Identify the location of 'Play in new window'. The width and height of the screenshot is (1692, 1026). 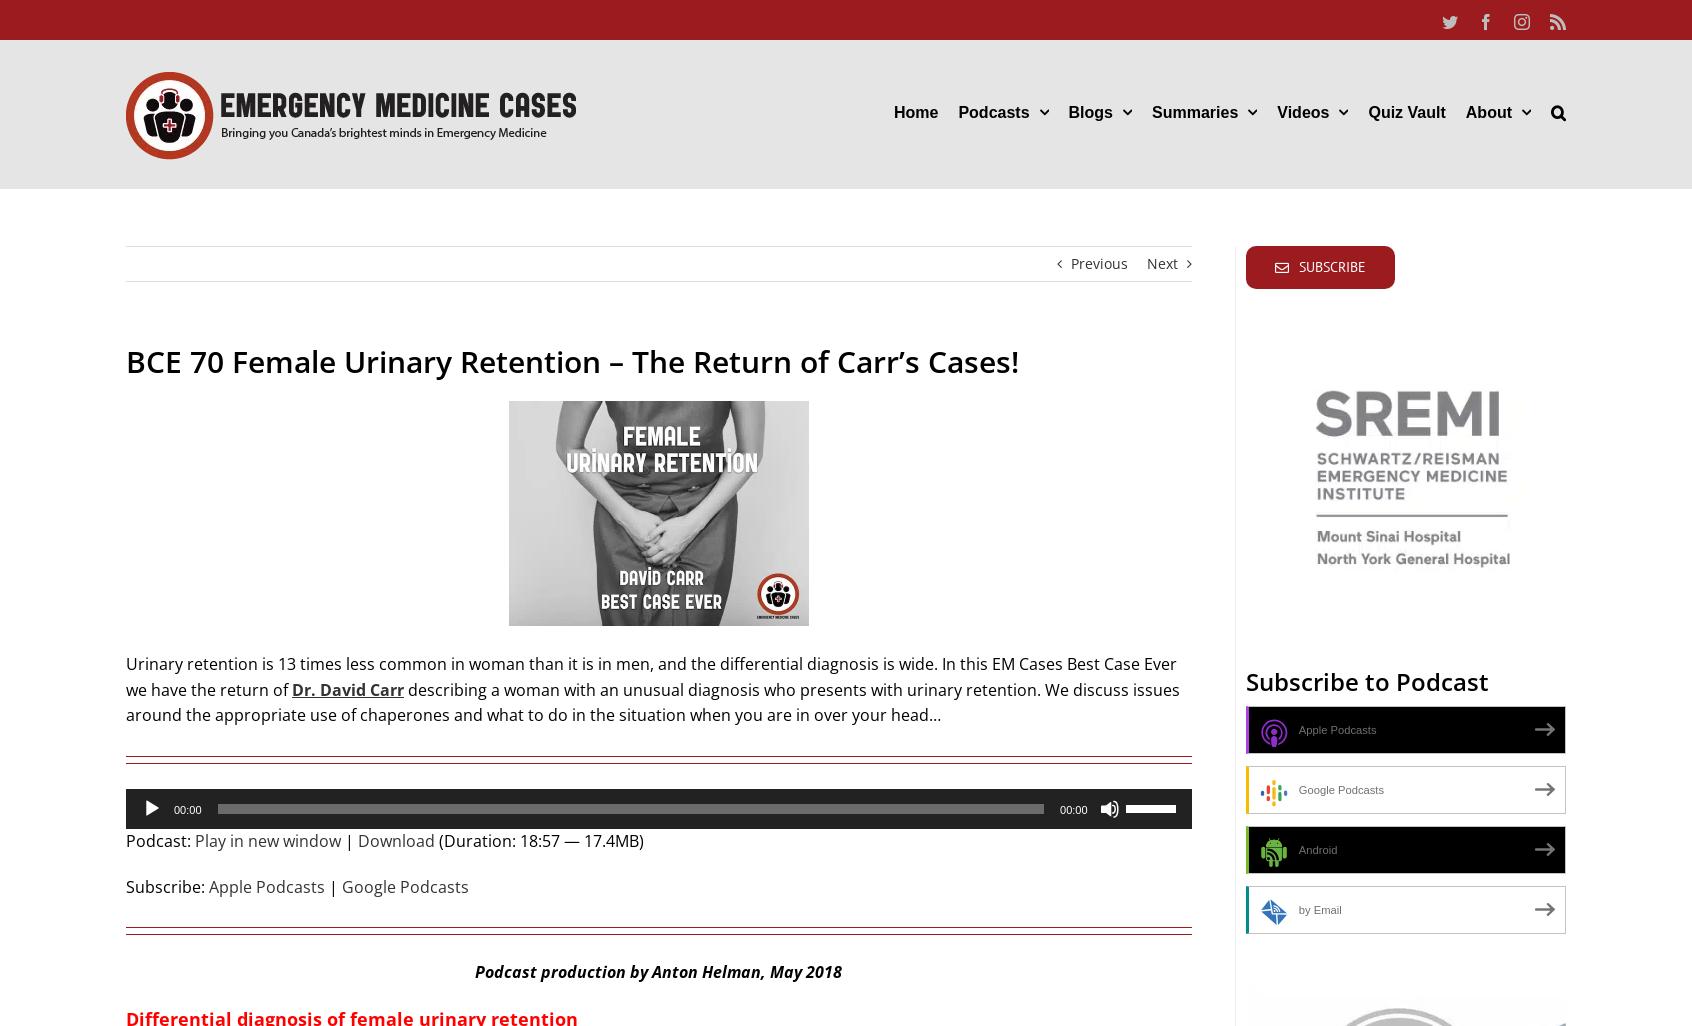
(268, 841).